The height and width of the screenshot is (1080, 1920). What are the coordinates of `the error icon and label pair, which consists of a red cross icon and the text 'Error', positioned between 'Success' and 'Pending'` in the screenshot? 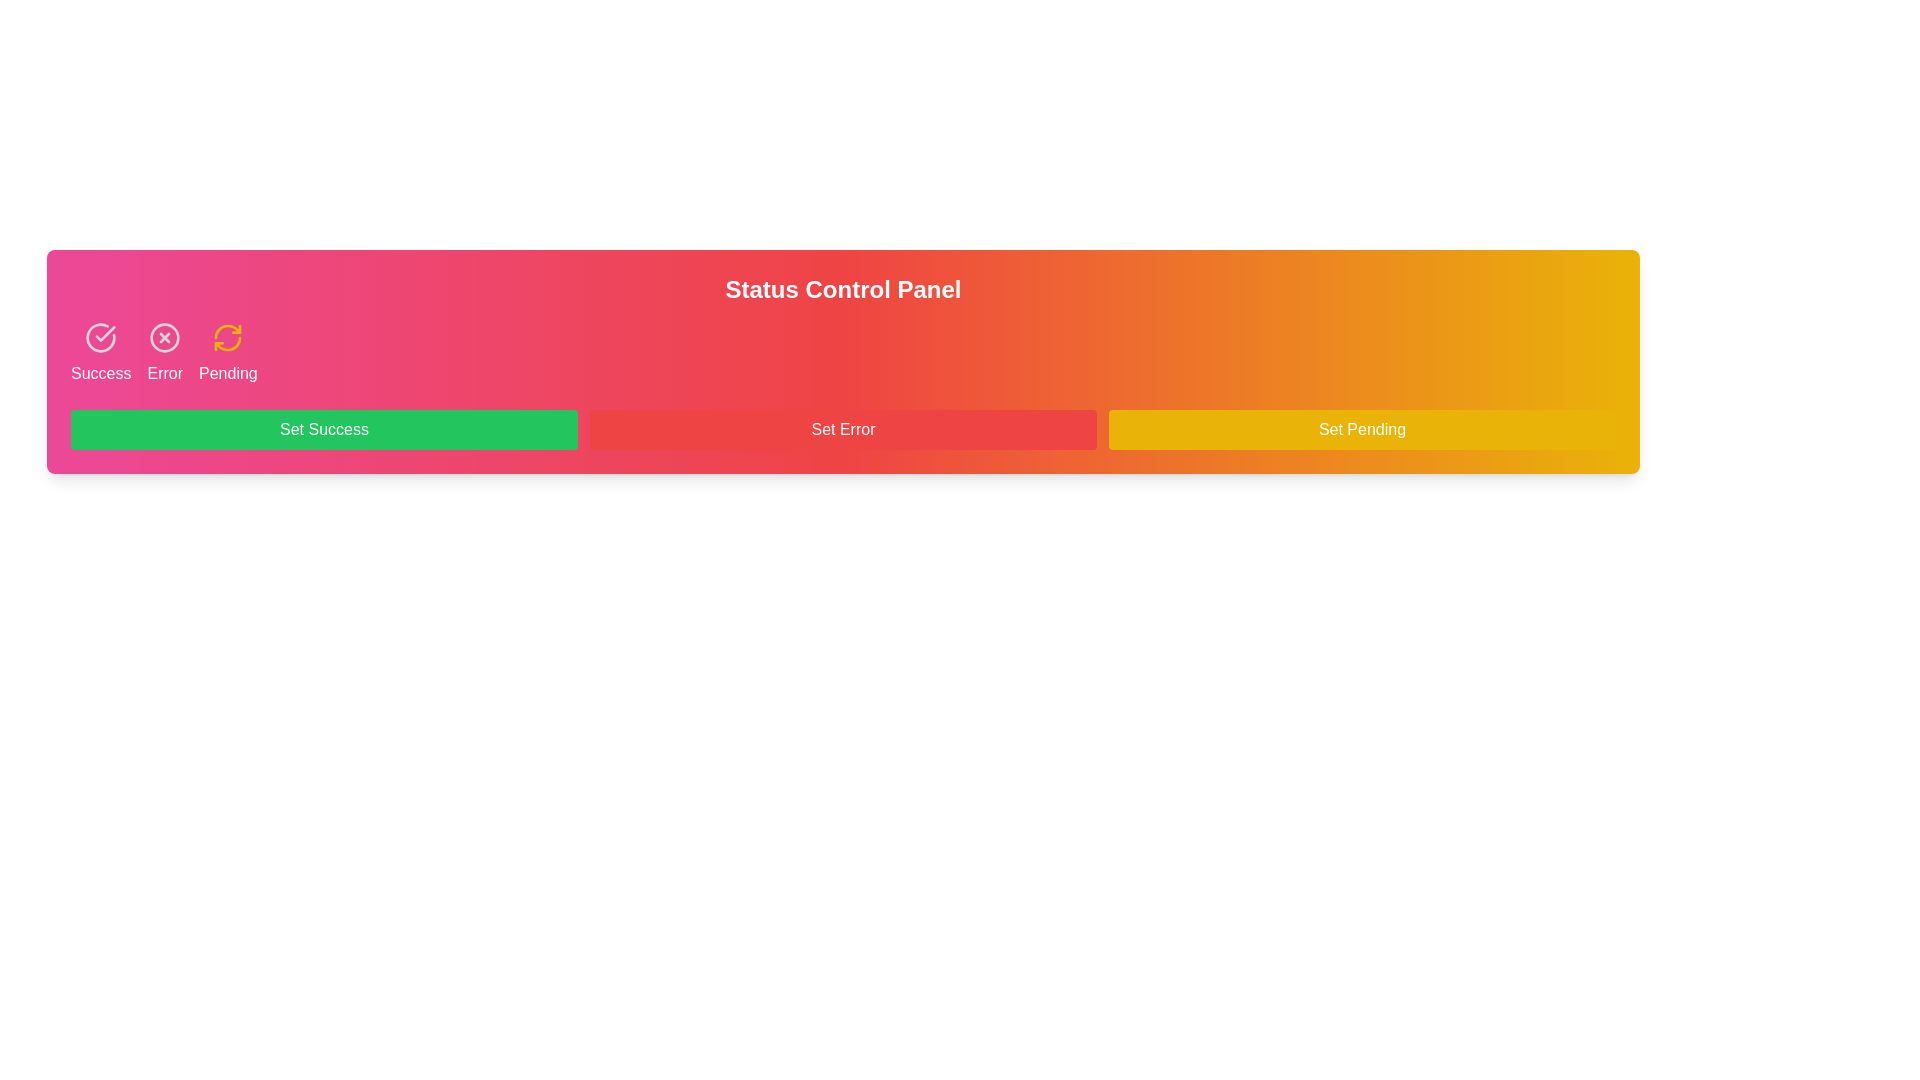 It's located at (165, 353).